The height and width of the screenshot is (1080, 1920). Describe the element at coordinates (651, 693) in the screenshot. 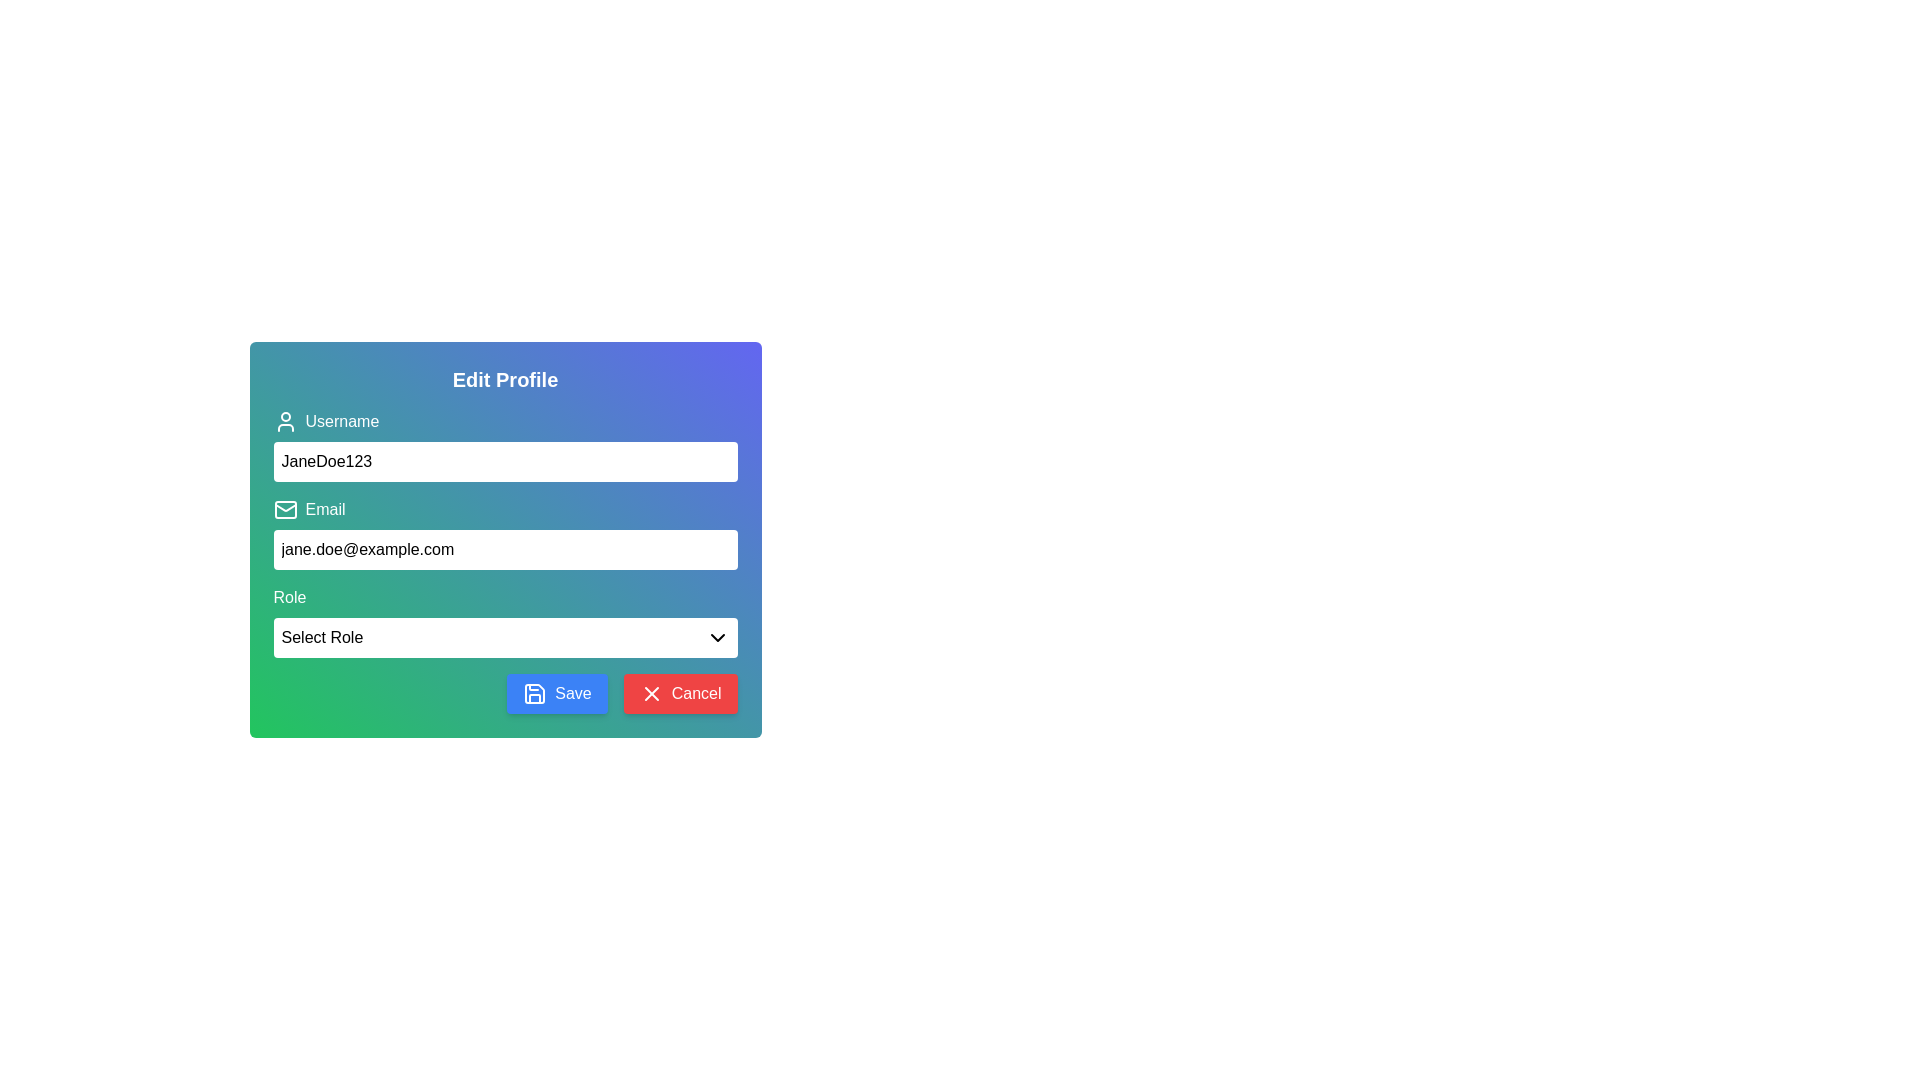

I see `the close icon resembling an 'X' located inside the 'Cancel' button, positioned to the left of the 'Cancel' text label` at that location.